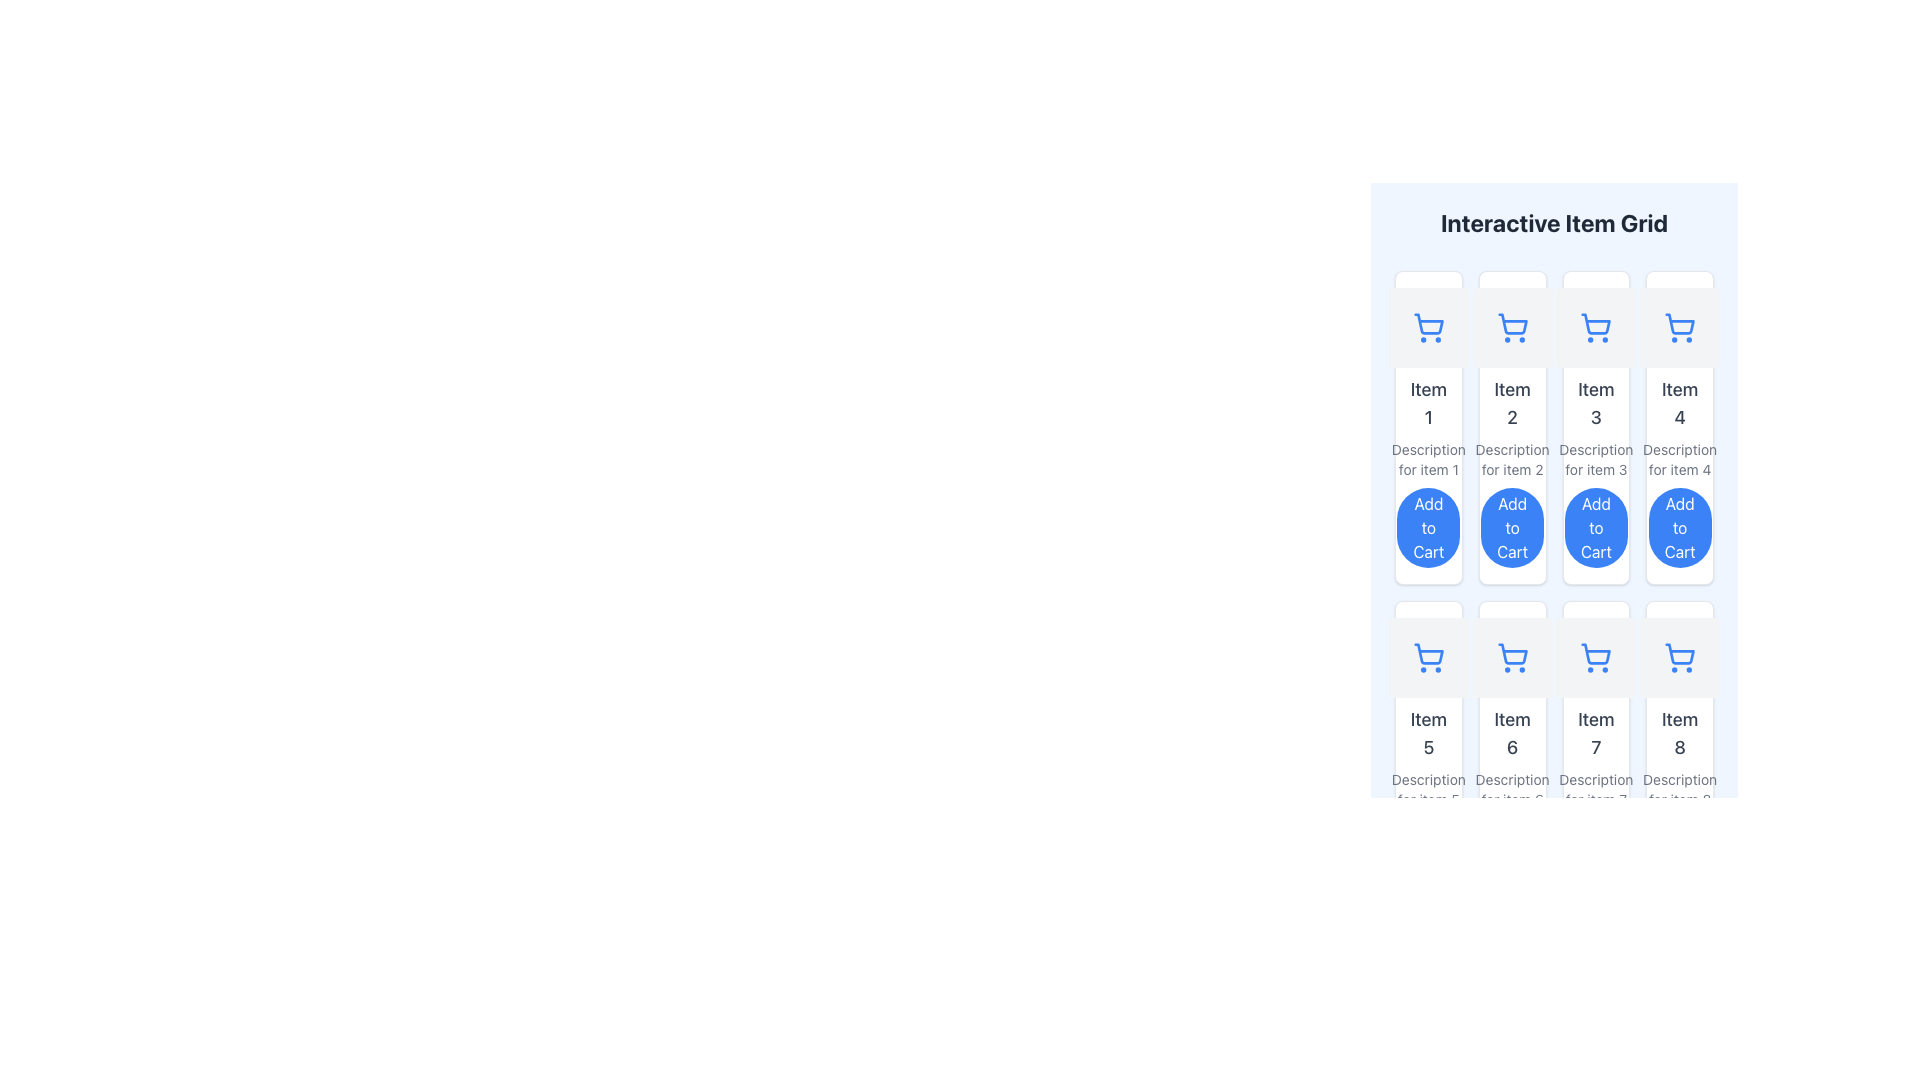 Image resolution: width=1920 pixels, height=1080 pixels. Describe the element at coordinates (1595, 527) in the screenshot. I see `the button that adds 'Item 3' to the shopping cart, located beneath the description 'Description for item 3' in the third item of the grid layout` at that location.